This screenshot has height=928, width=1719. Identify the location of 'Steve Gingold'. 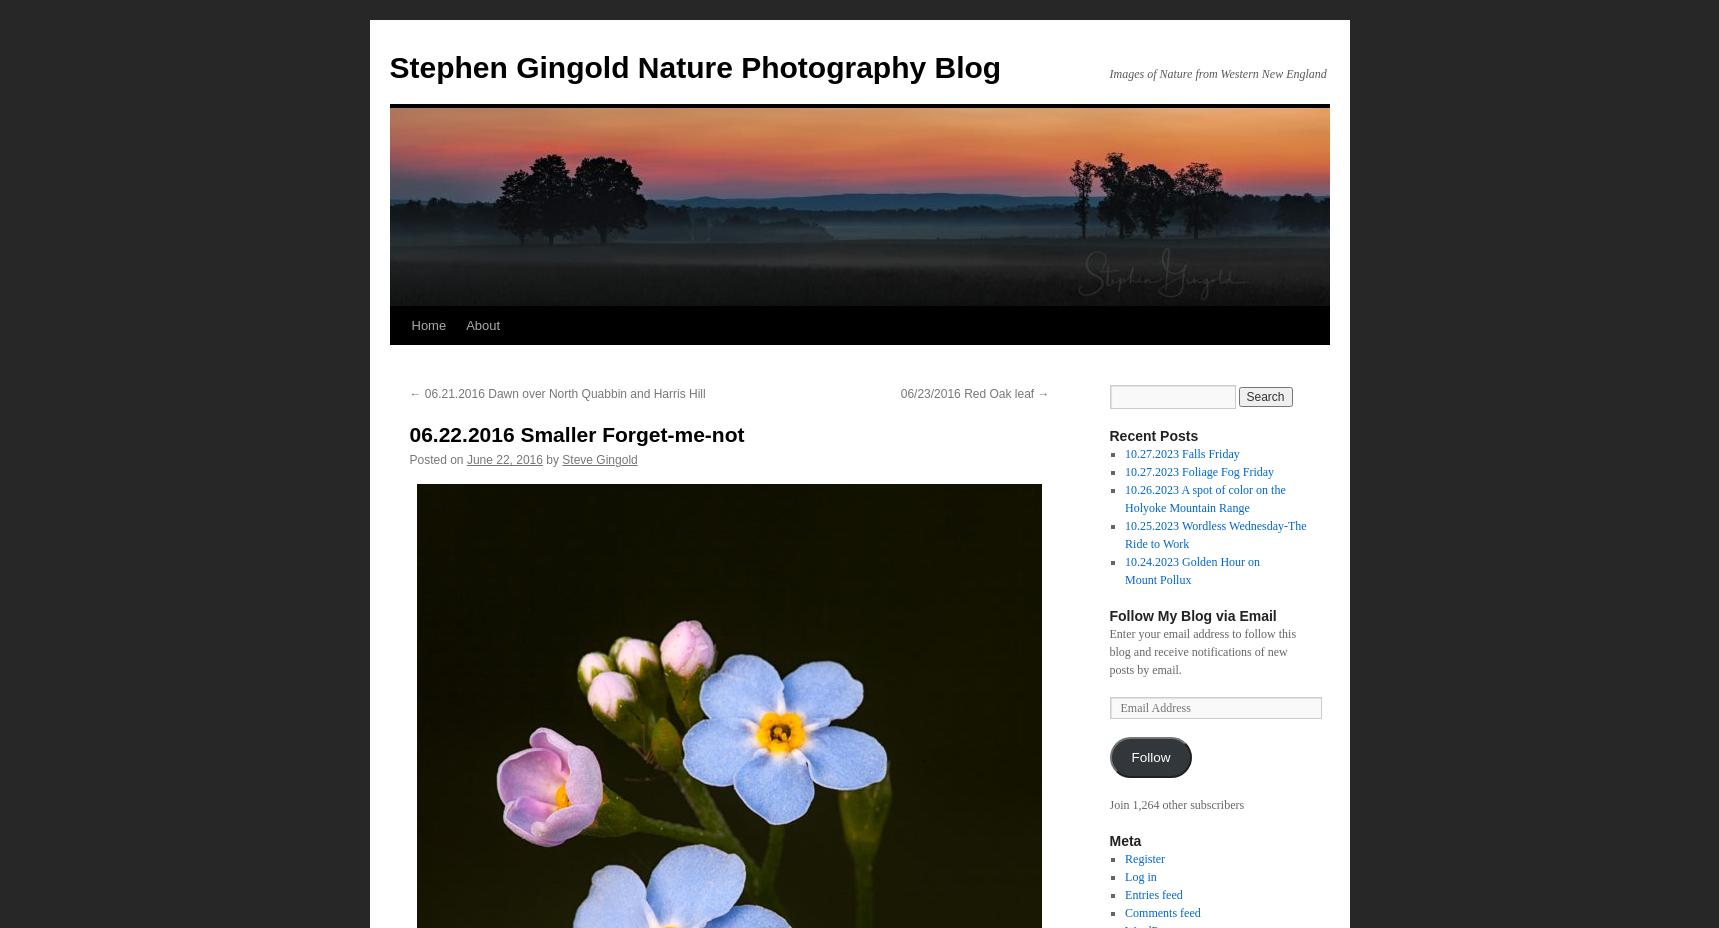
(599, 460).